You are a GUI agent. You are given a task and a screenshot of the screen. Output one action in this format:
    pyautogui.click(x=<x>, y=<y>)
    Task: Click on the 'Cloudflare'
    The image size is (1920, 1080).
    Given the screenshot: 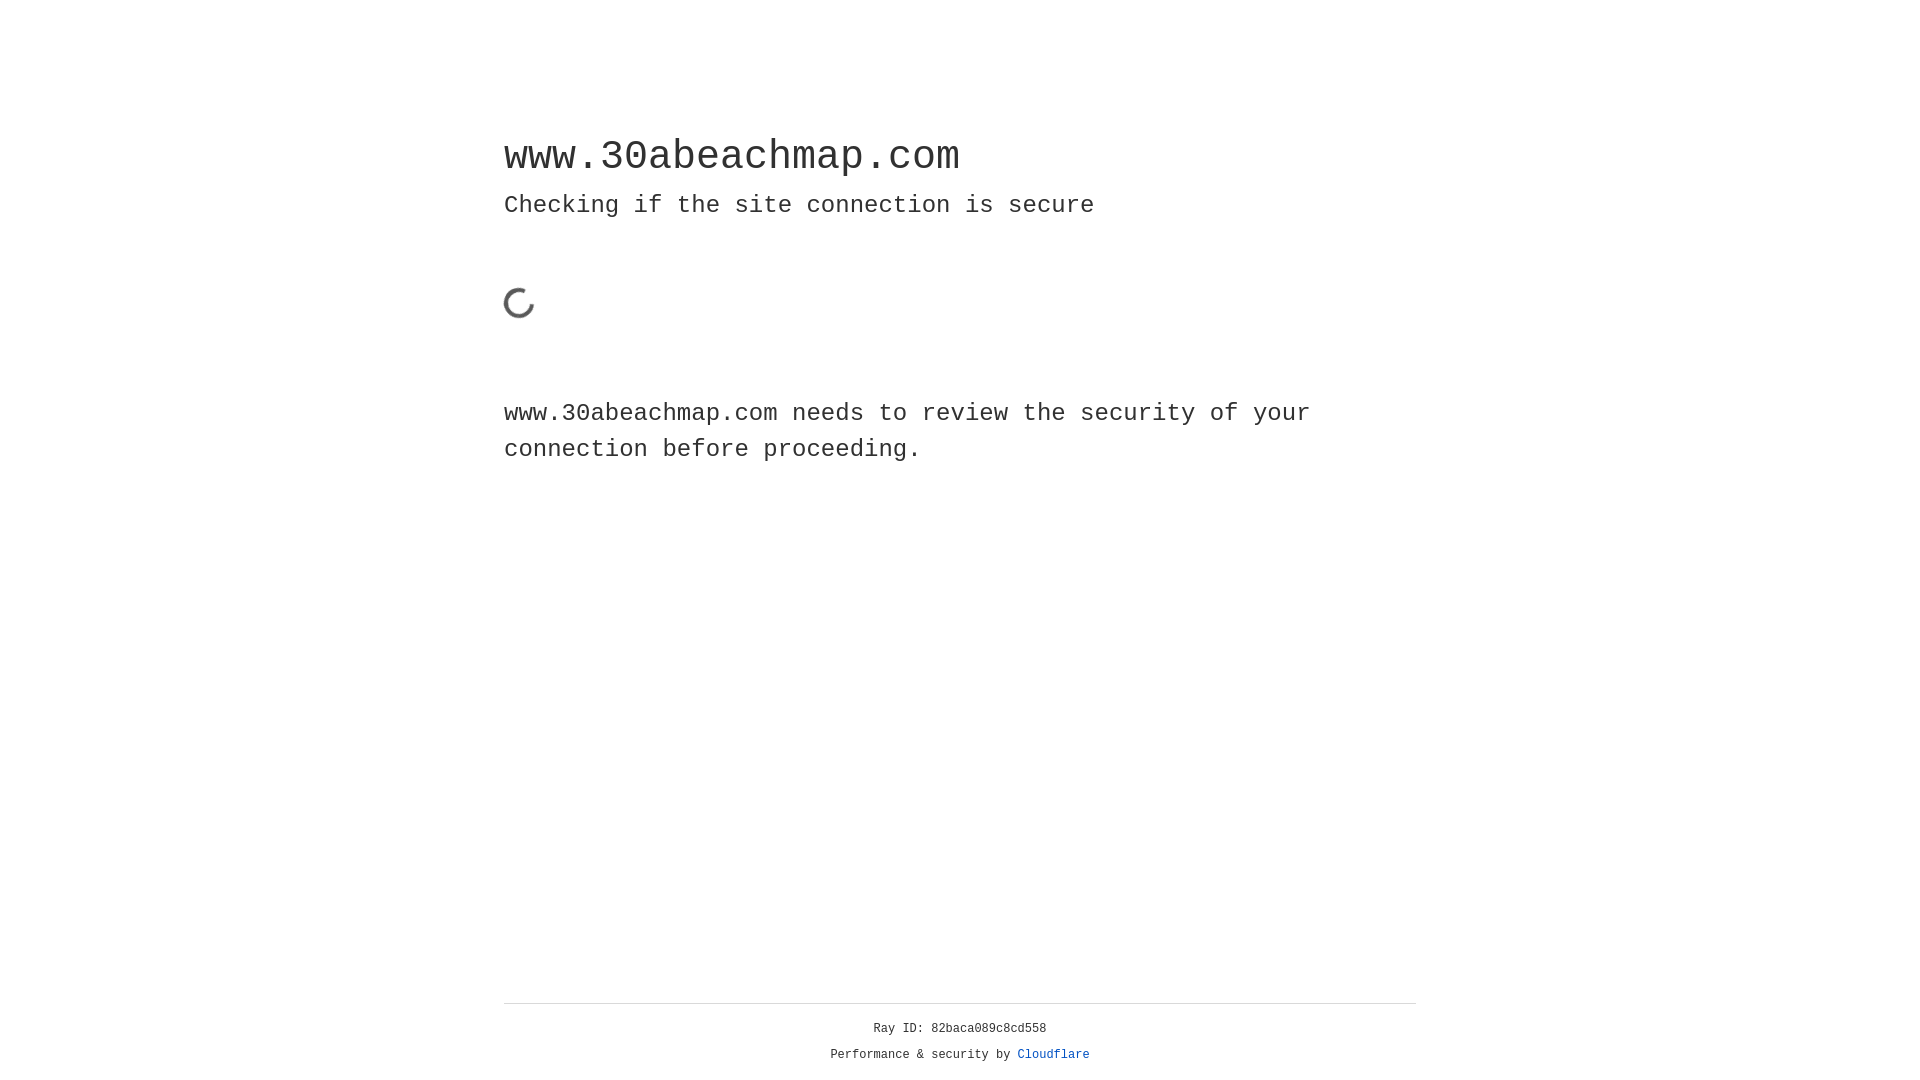 What is the action you would take?
    pyautogui.click(x=1053, y=1054)
    